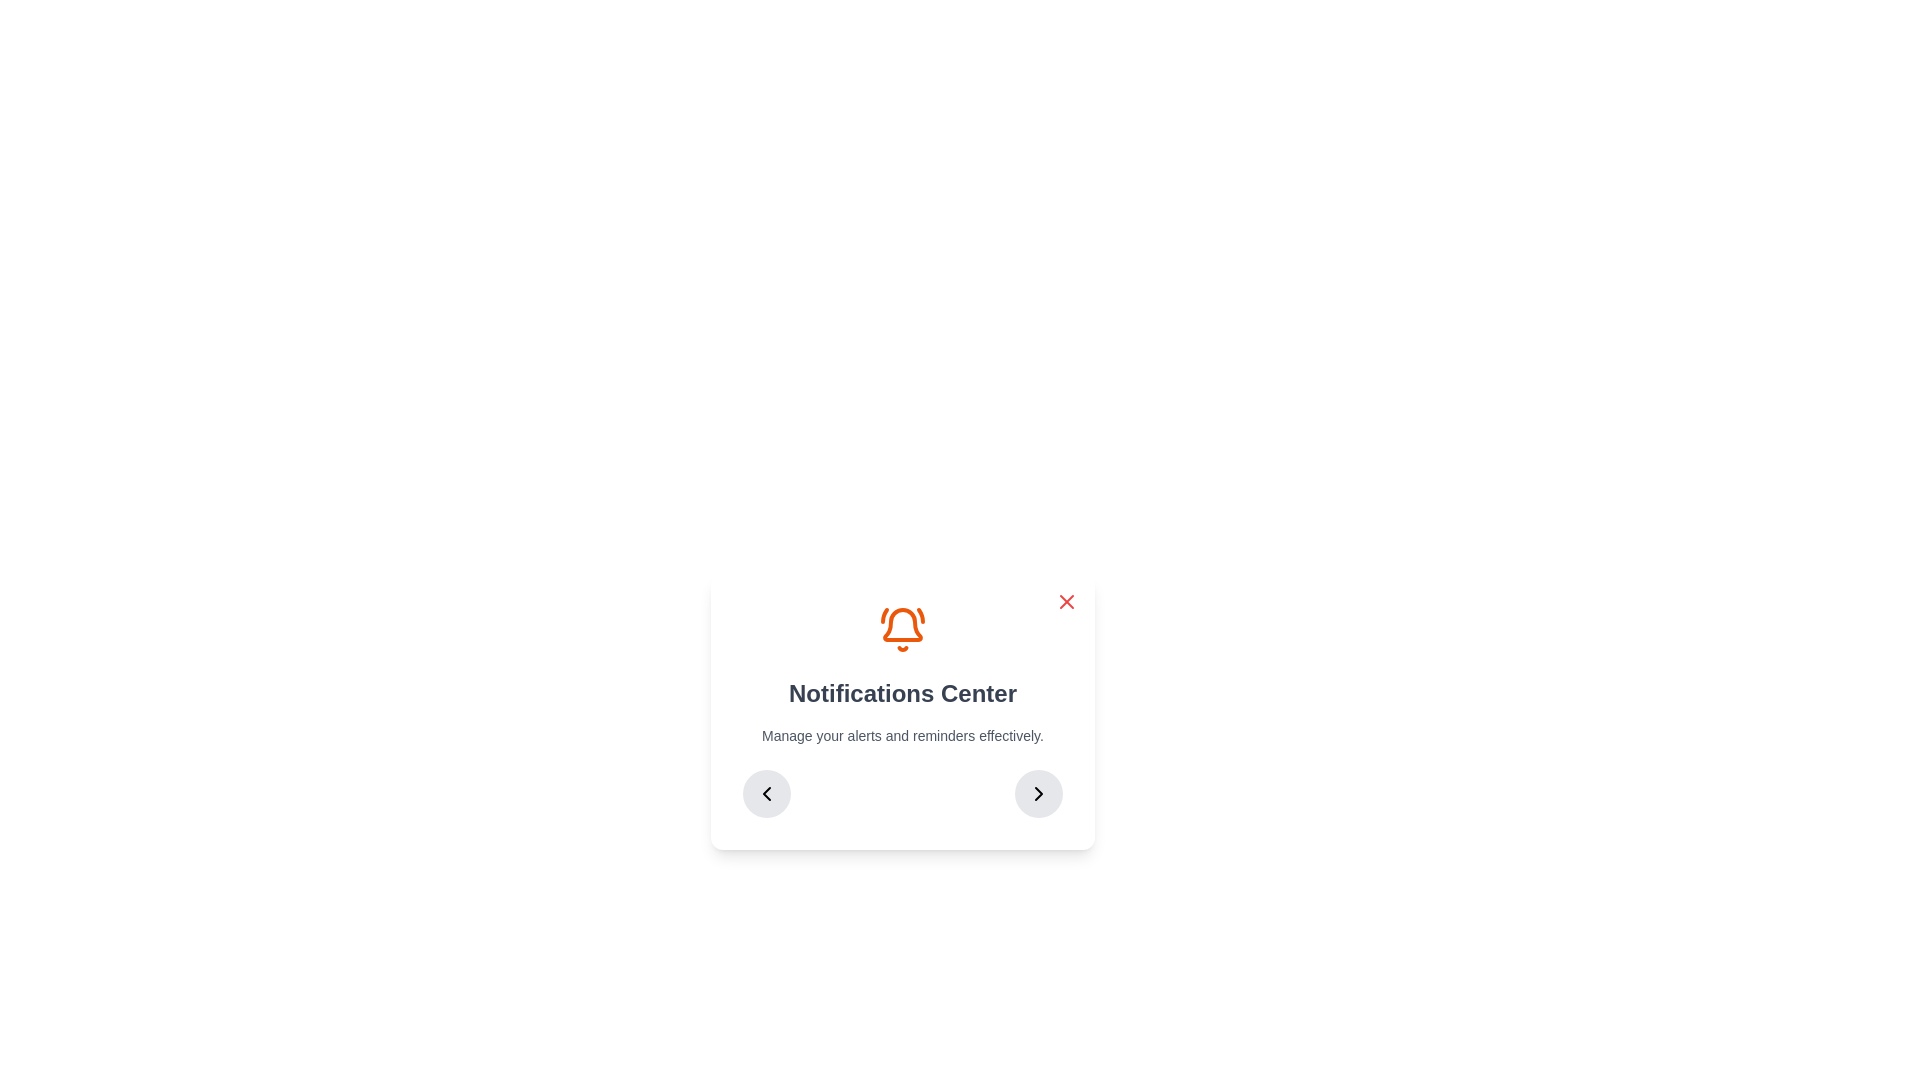 Image resolution: width=1920 pixels, height=1080 pixels. Describe the element at coordinates (766, 793) in the screenshot. I see `the leftward-pointing chevron icon within the light gray circular button located at the bottom left corner of the Notifications Center card` at that location.